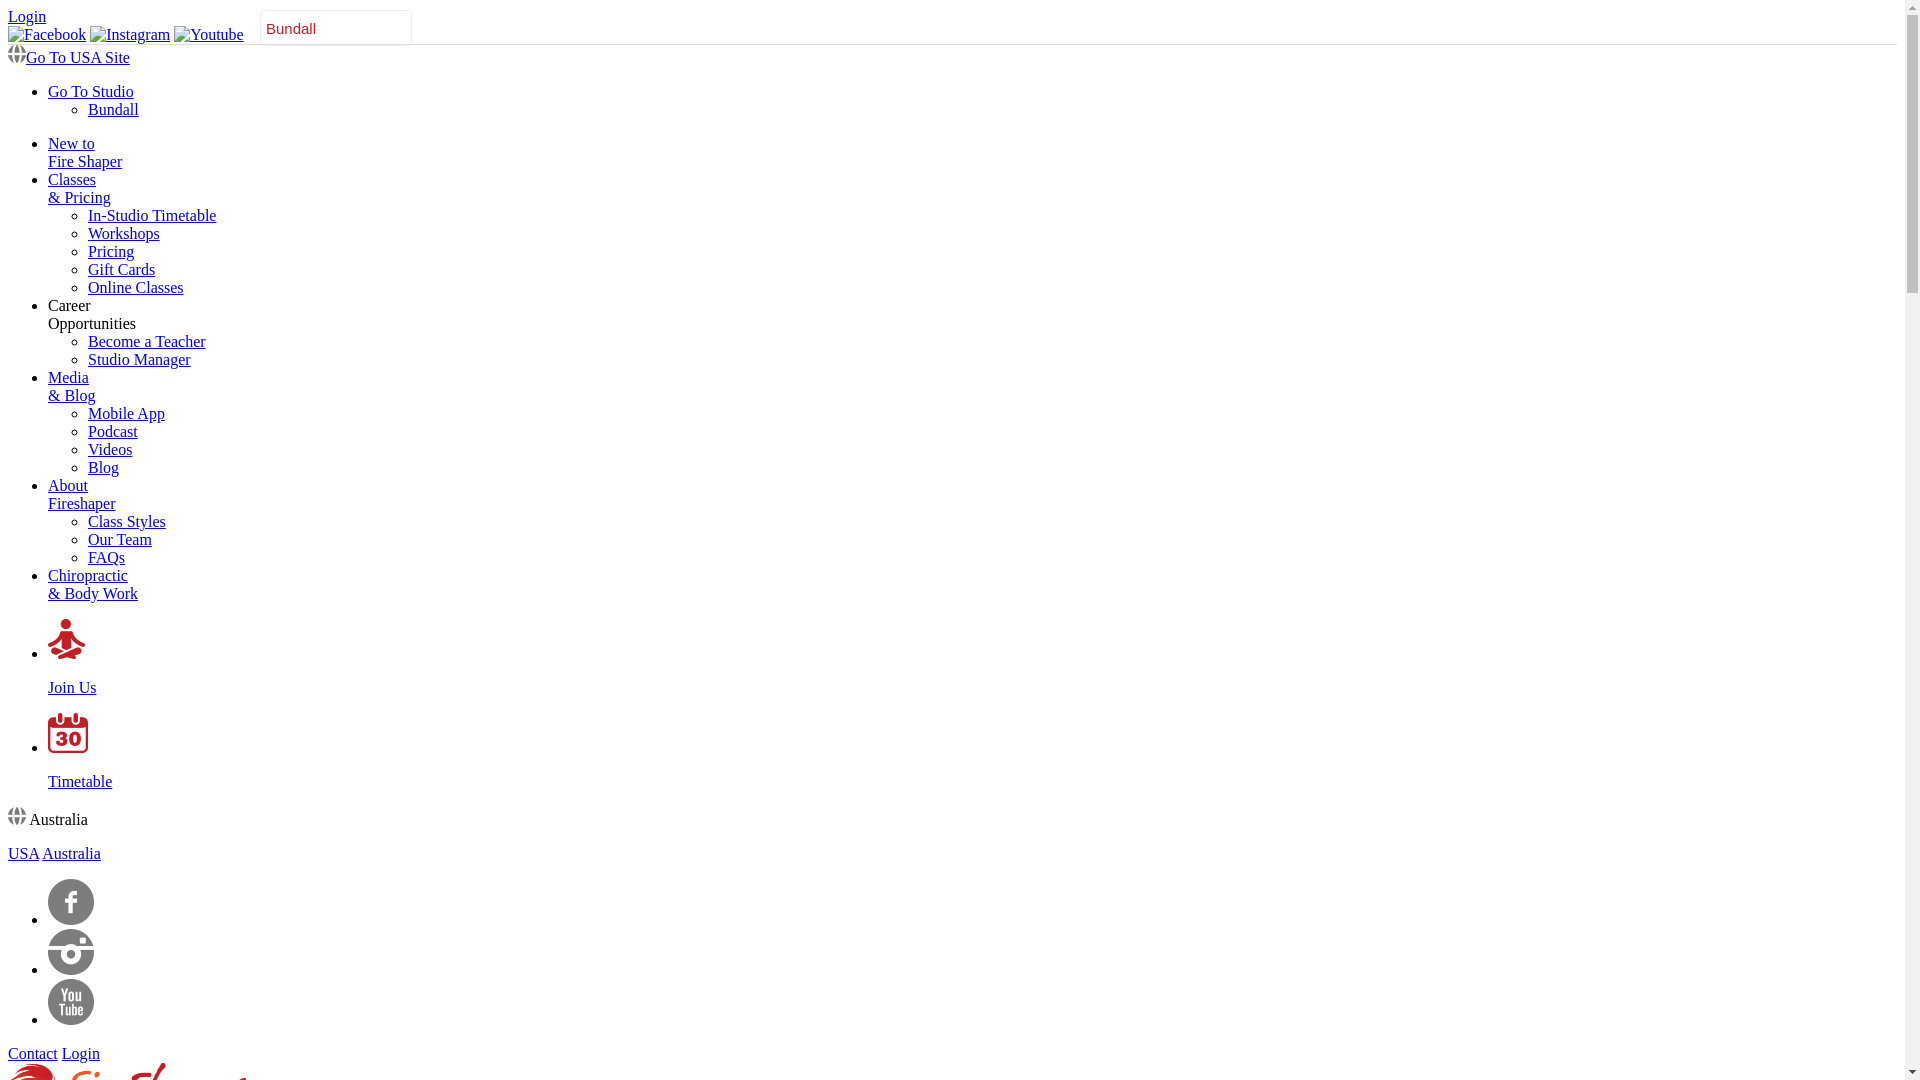 The height and width of the screenshot is (1080, 1920). I want to click on 'Classes, so click(48, 188).